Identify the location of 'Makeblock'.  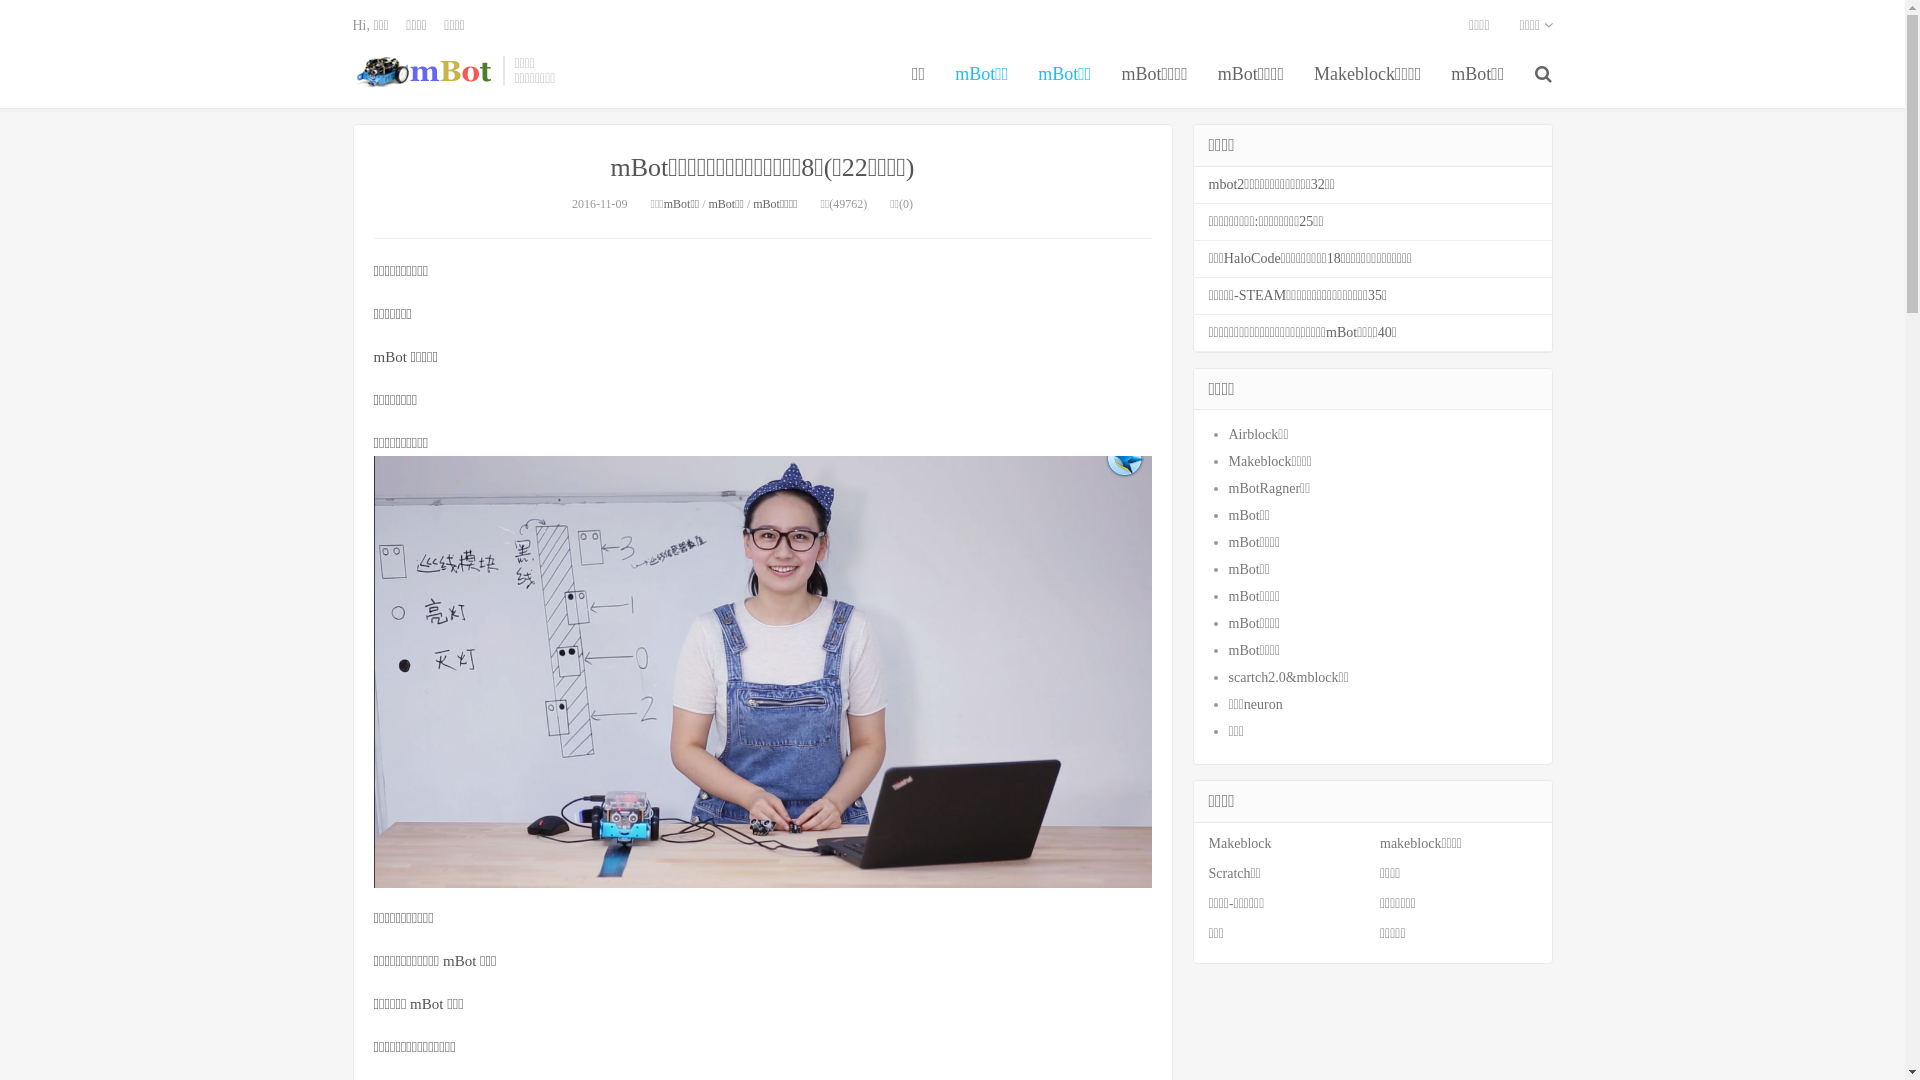
(1238, 843).